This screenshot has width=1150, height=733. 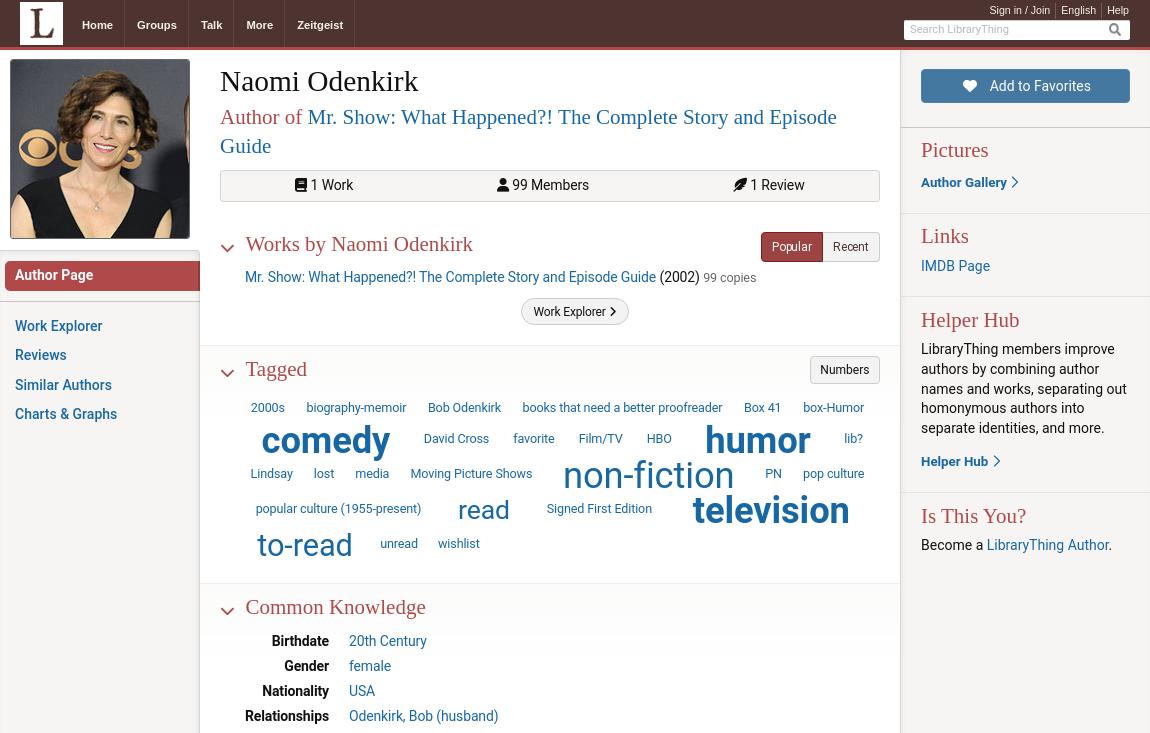 I want to click on 'Numbers', so click(x=843, y=368).